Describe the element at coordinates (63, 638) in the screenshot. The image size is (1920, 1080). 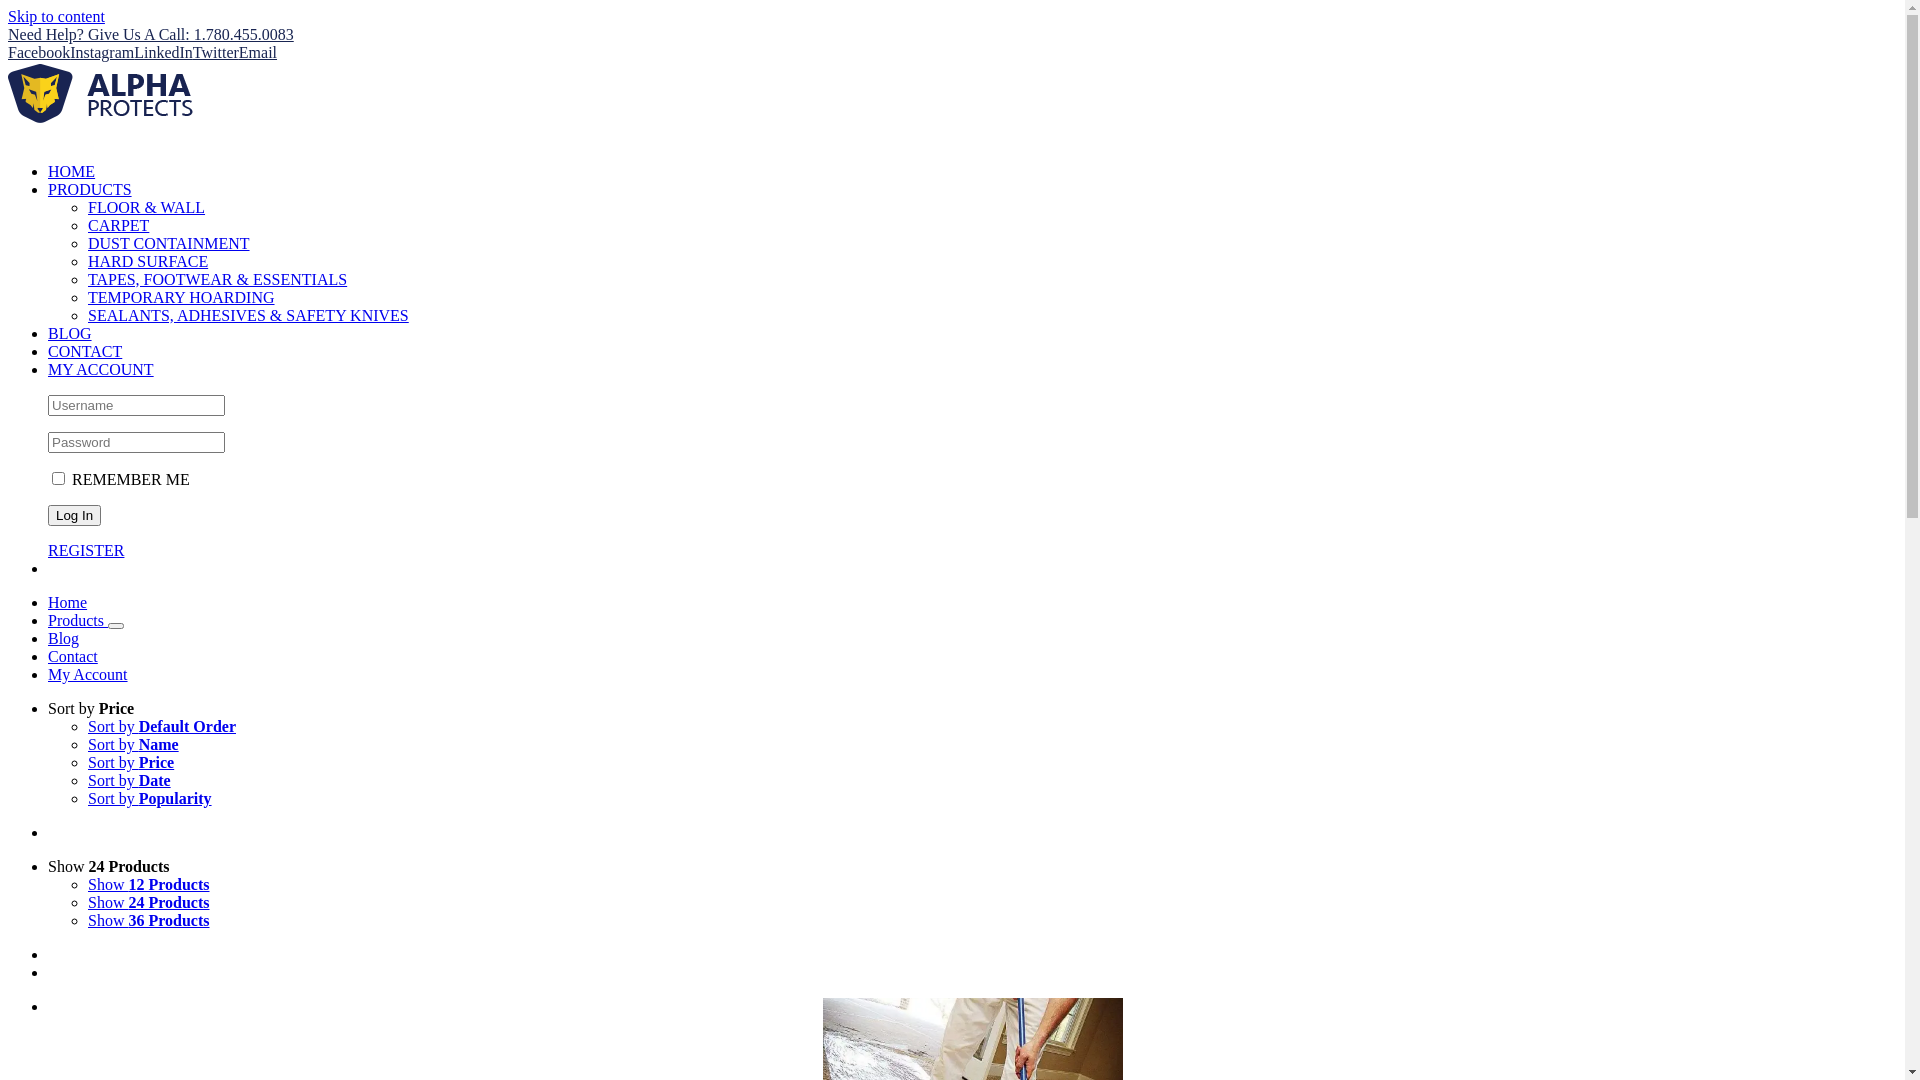
I see `'Blog'` at that location.